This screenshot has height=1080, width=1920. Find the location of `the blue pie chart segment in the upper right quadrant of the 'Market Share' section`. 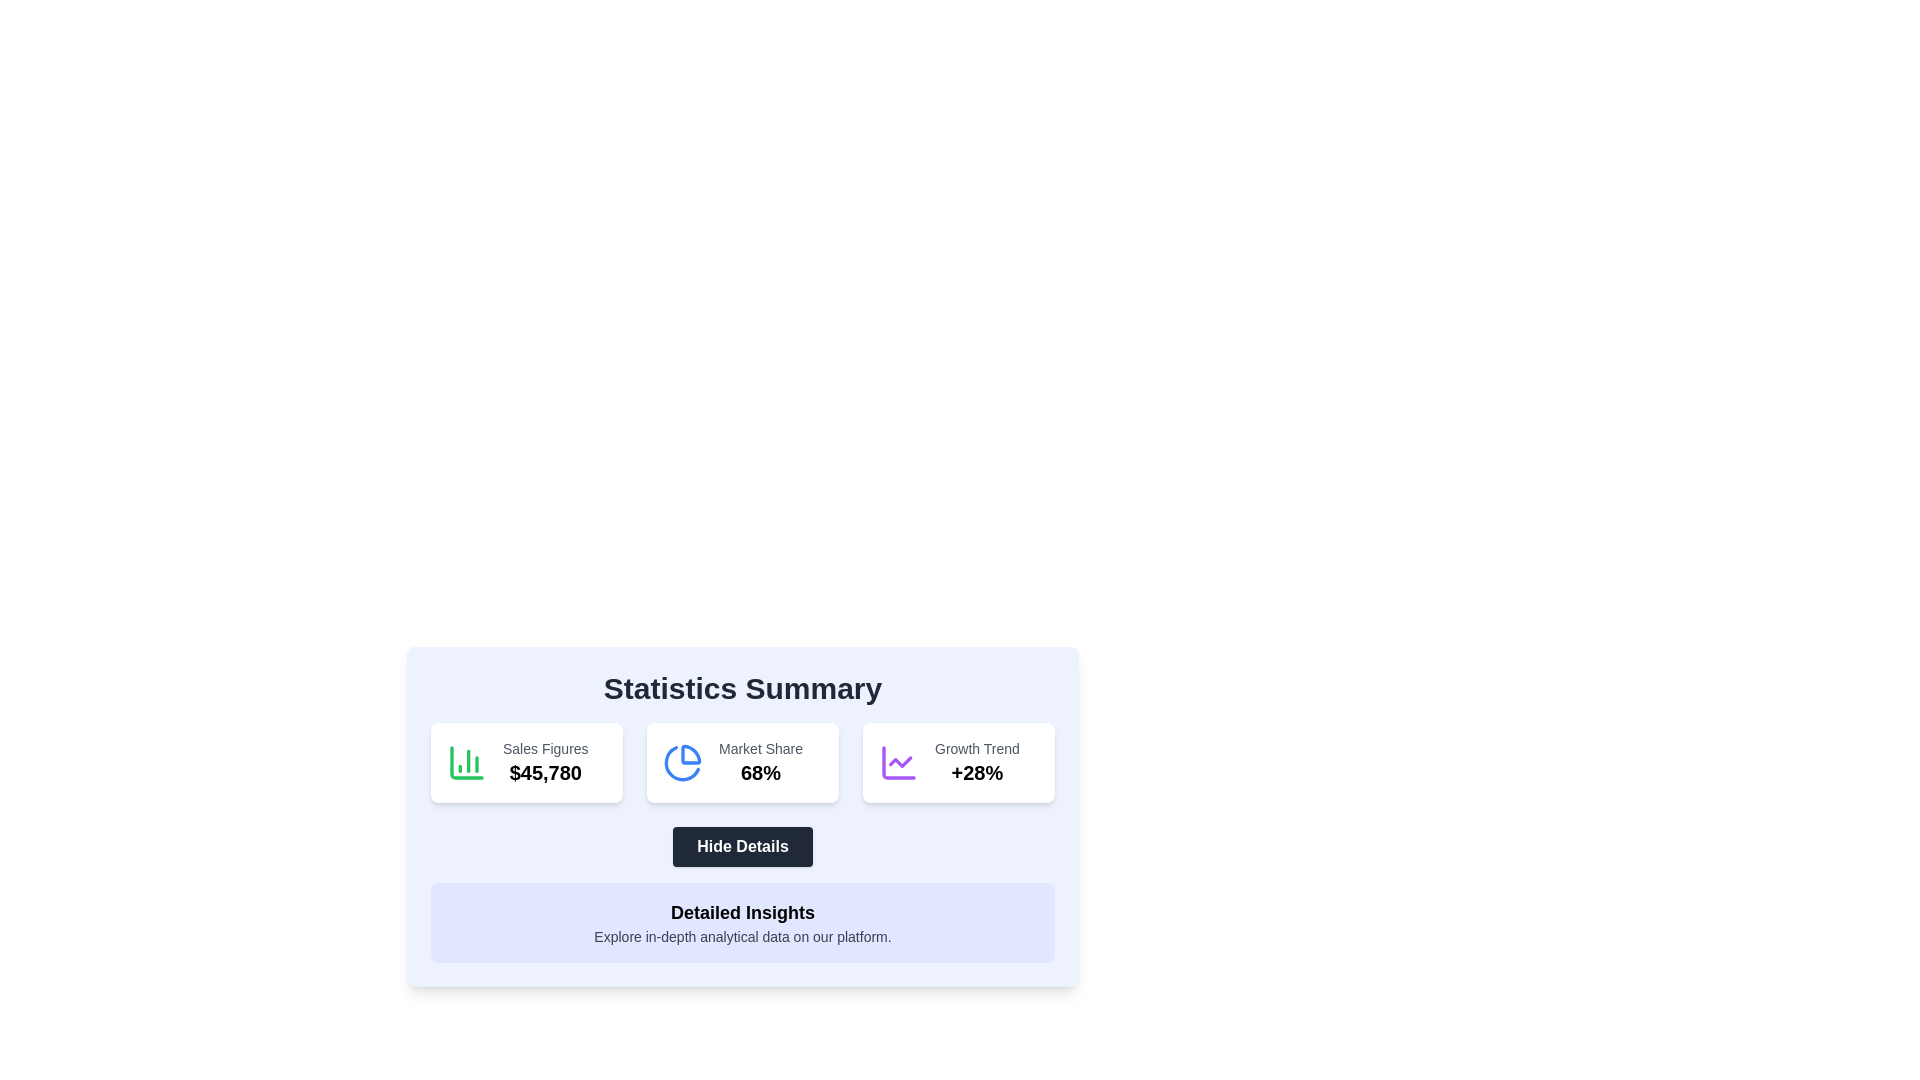

the blue pie chart segment in the upper right quadrant of the 'Market Share' section is located at coordinates (691, 754).